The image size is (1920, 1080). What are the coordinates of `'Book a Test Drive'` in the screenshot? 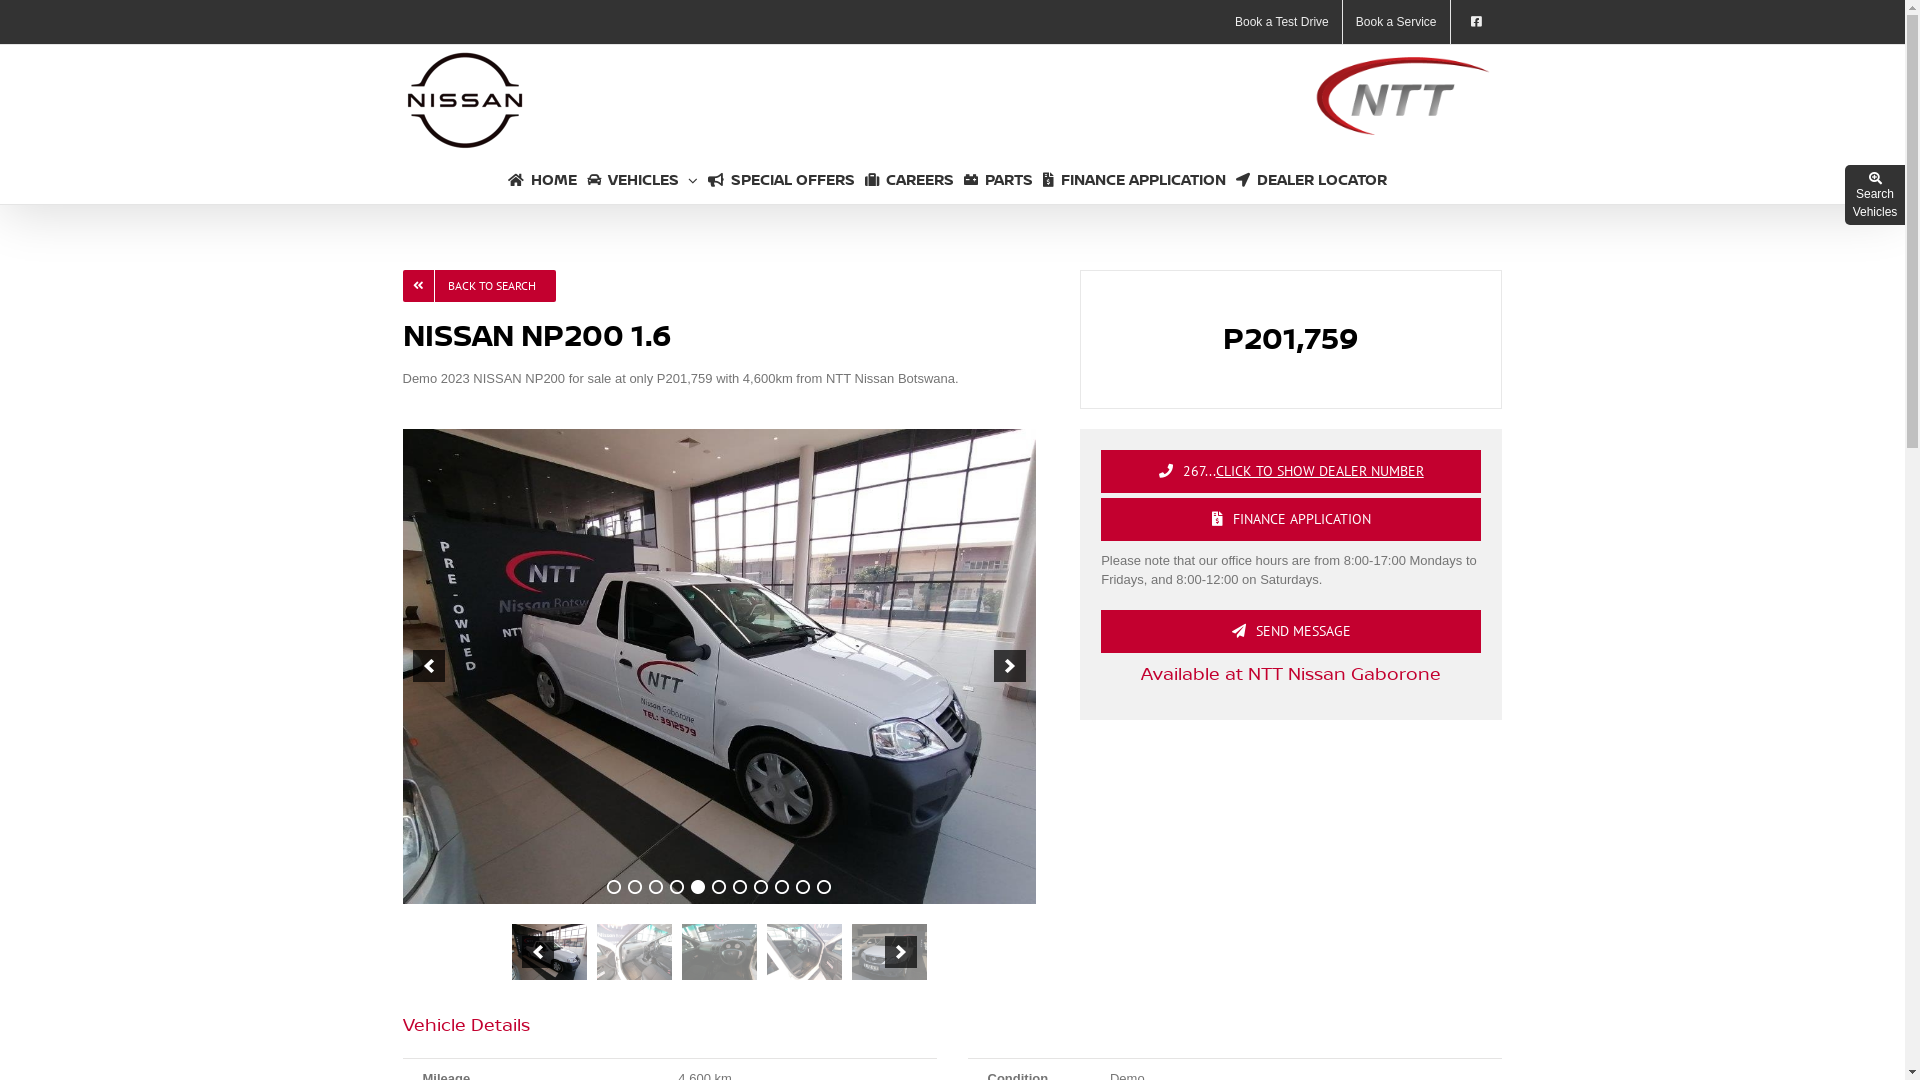 It's located at (1281, 22).